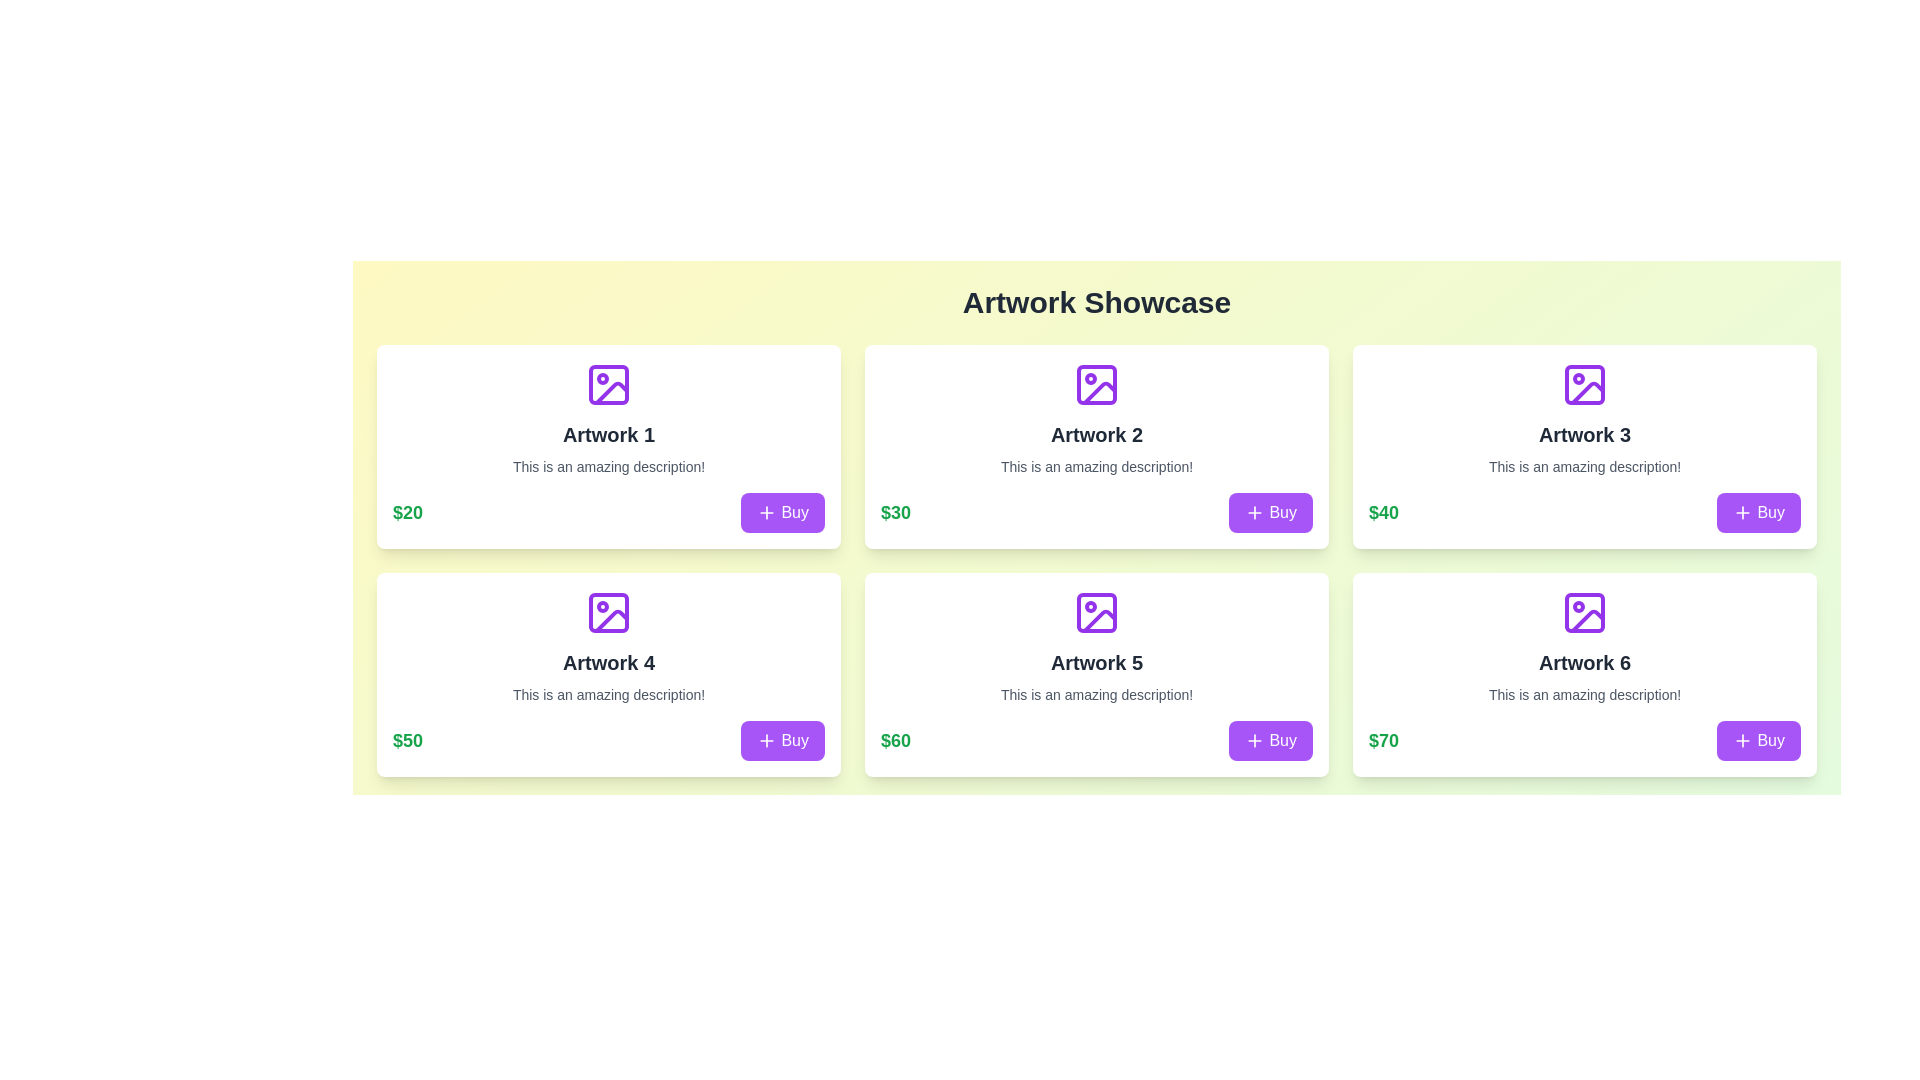 The image size is (1920, 1080). Describe the element at coordinates (1583, 466) in the screenshot. I see `text label displaying 'This is an amazing description!' located beneath the 'Artwork 3' title in the central card of the second row` at that location.